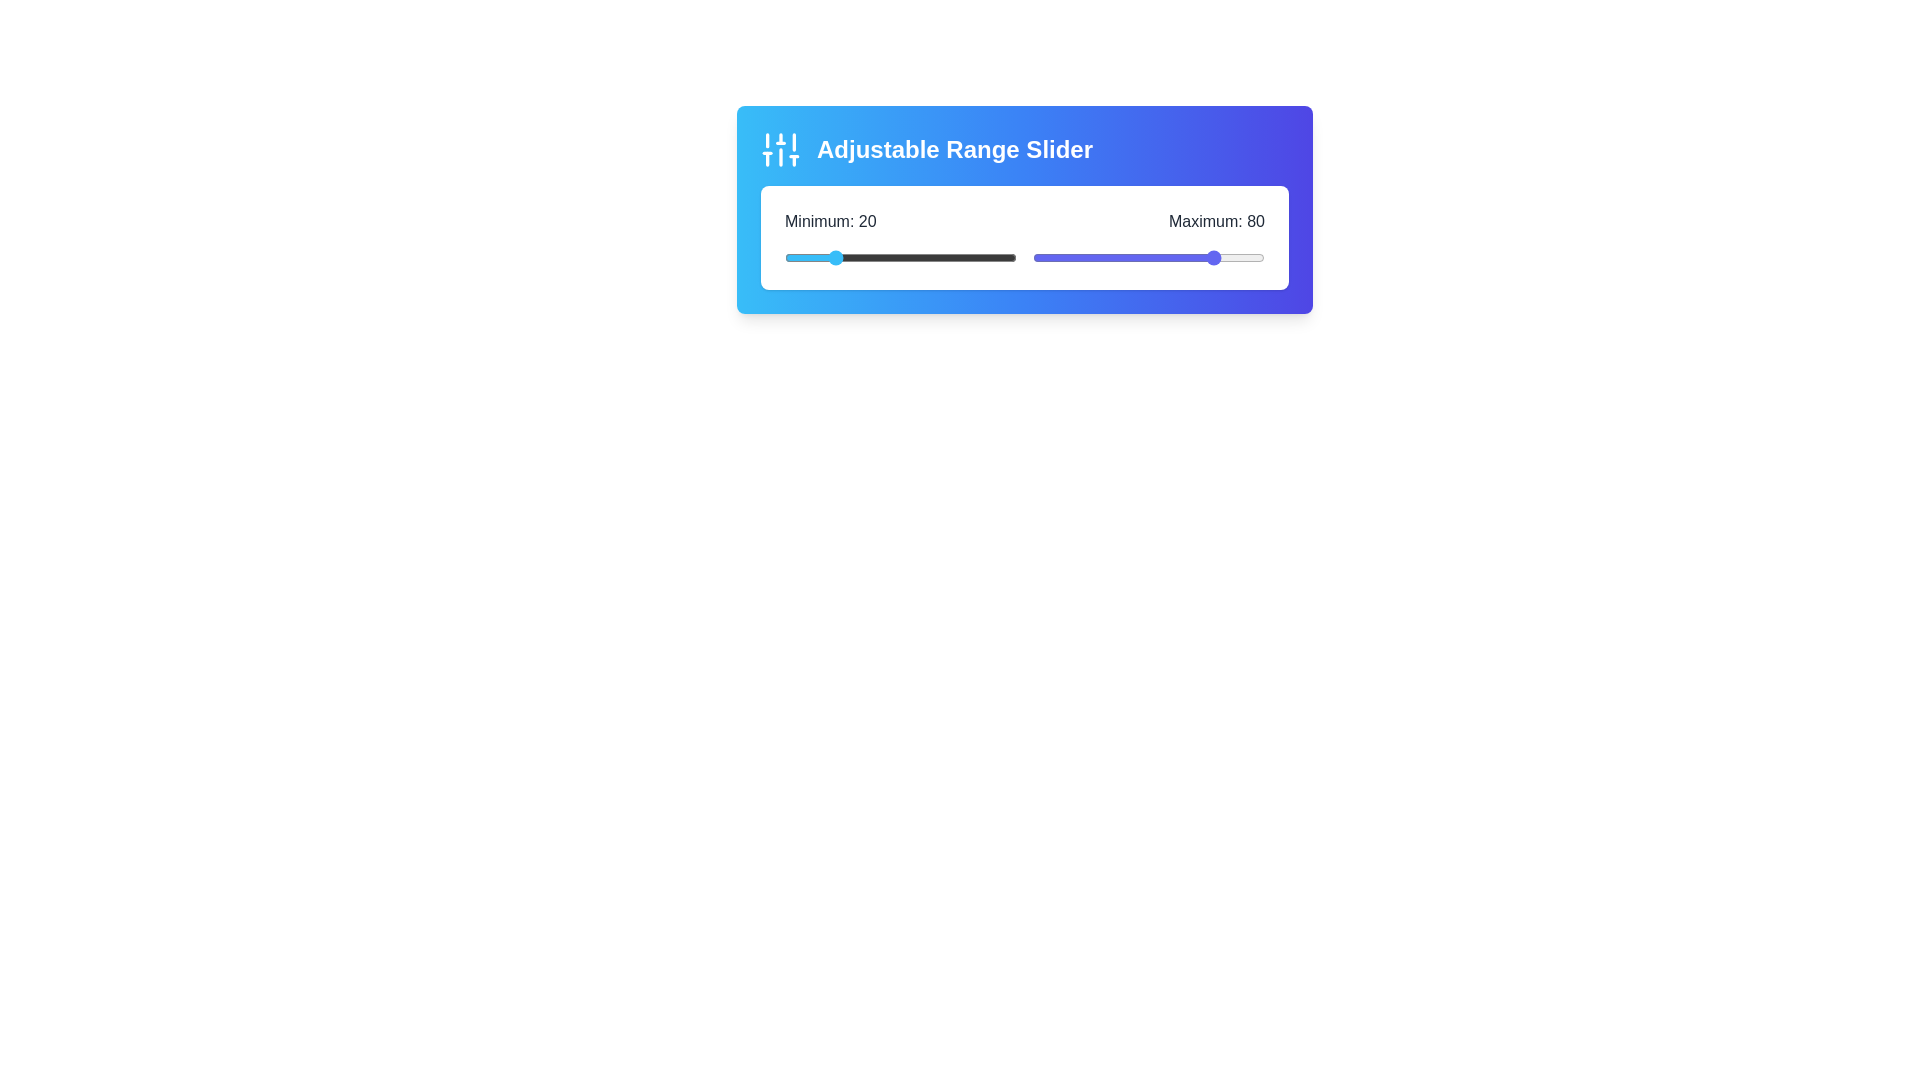 Image resolution: width=1920 pixels, height=1080 pixels. I want to click on the slider, so click(1186, 257).